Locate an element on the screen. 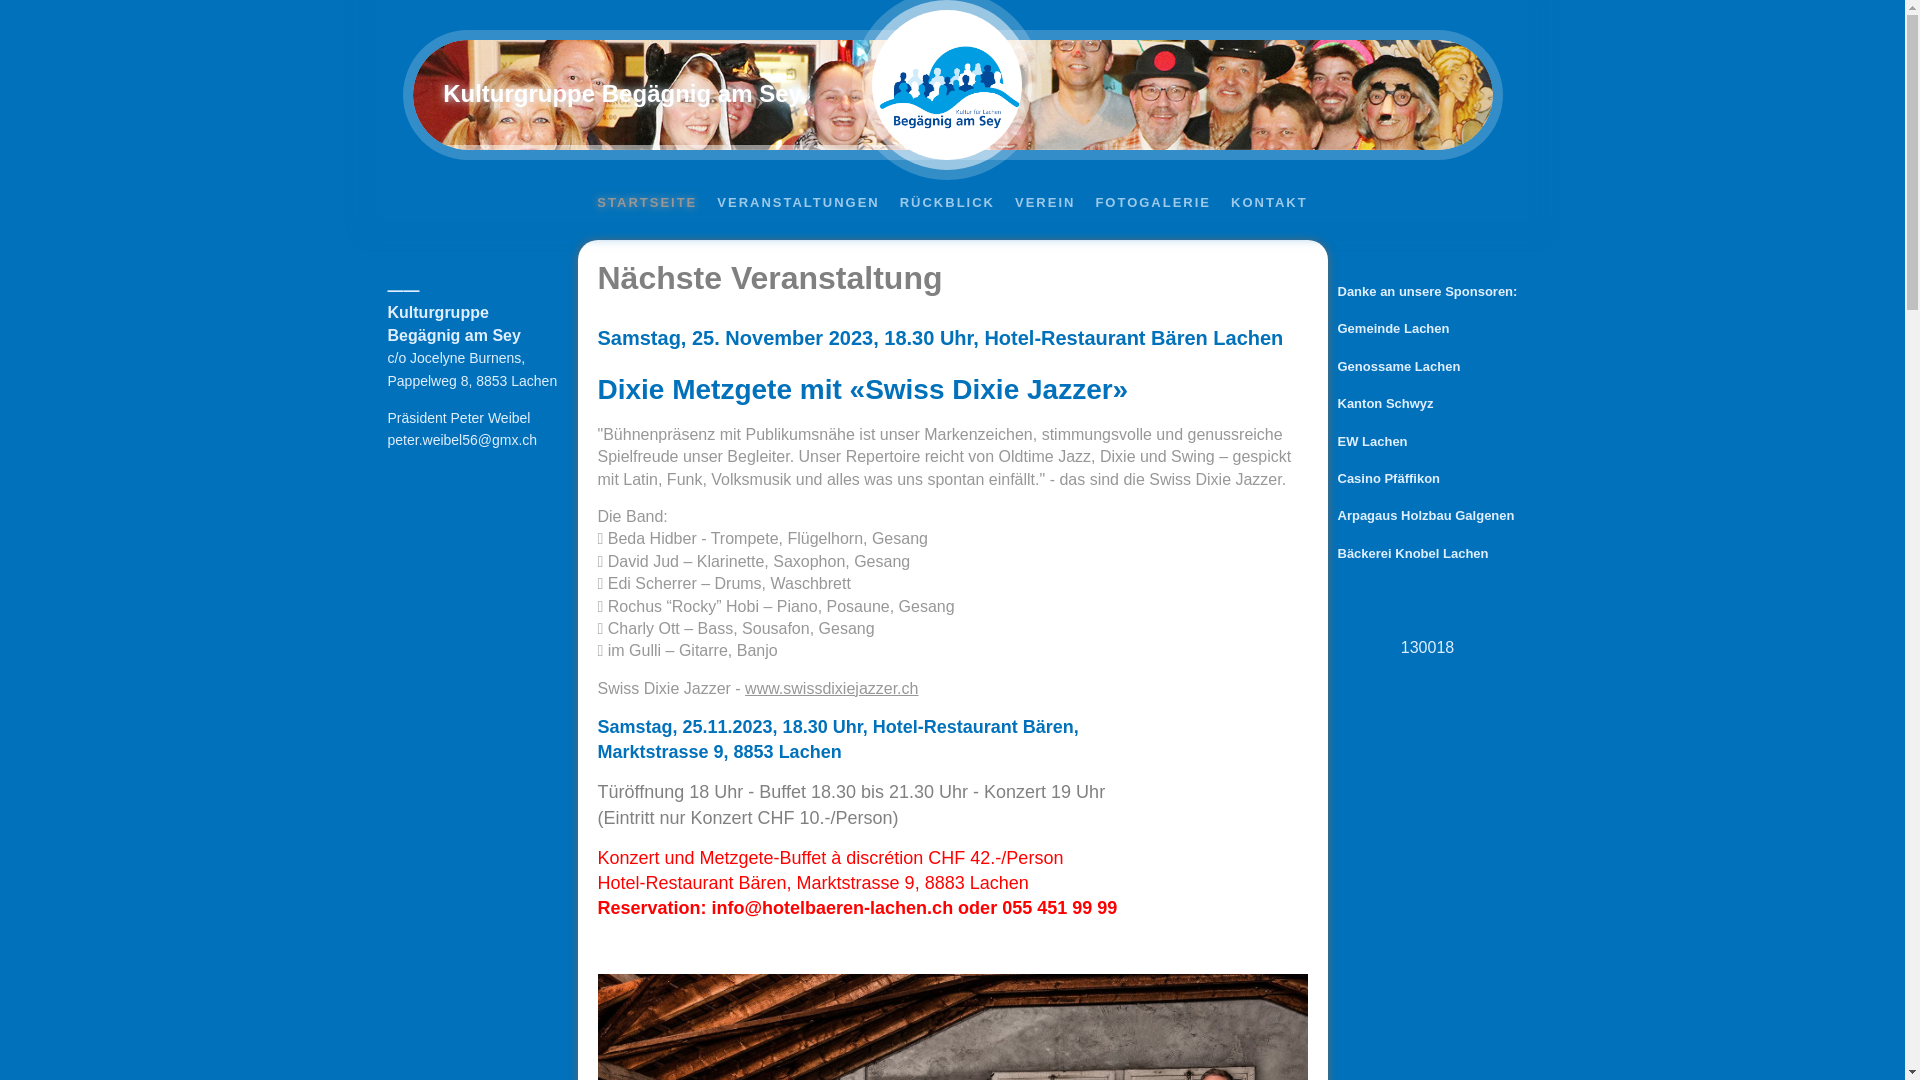 The height and width of the screenshot is (1080, 1920). 'FOTOGALERIE' is located at coordinates (1088, 202).